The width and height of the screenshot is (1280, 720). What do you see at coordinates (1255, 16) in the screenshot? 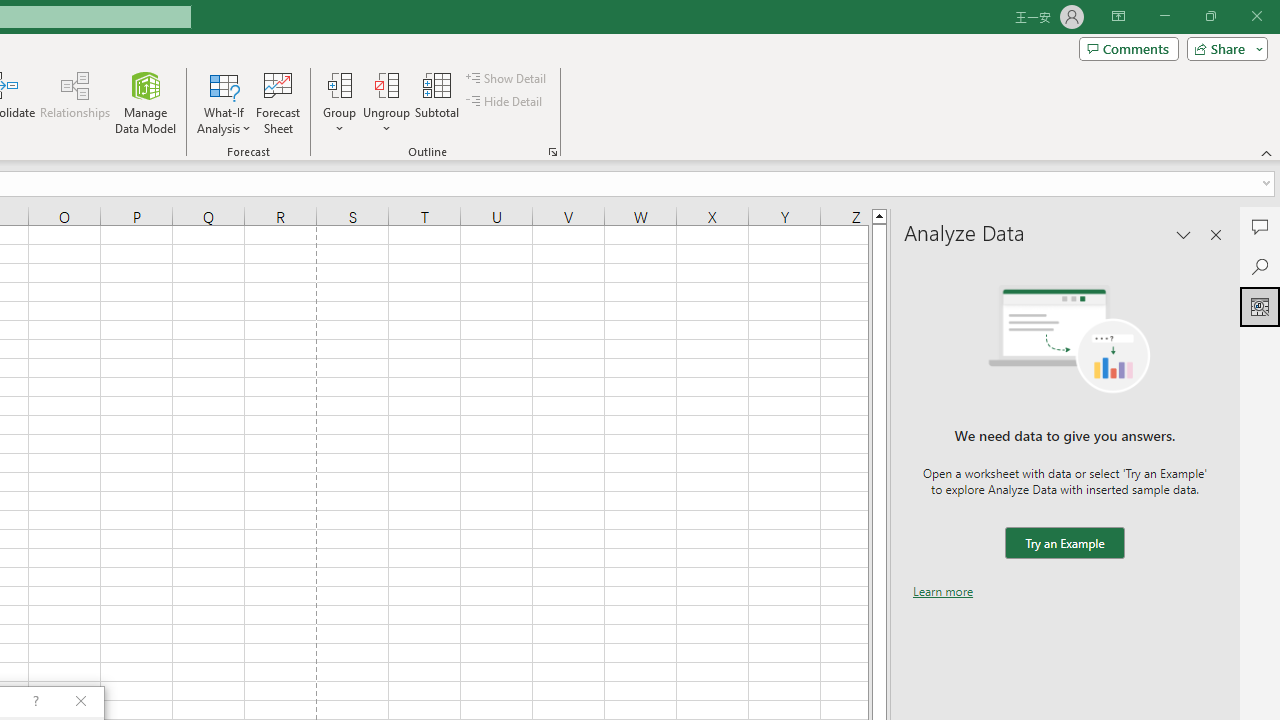
I see `'Close'` at bounding box center [1255, 16].